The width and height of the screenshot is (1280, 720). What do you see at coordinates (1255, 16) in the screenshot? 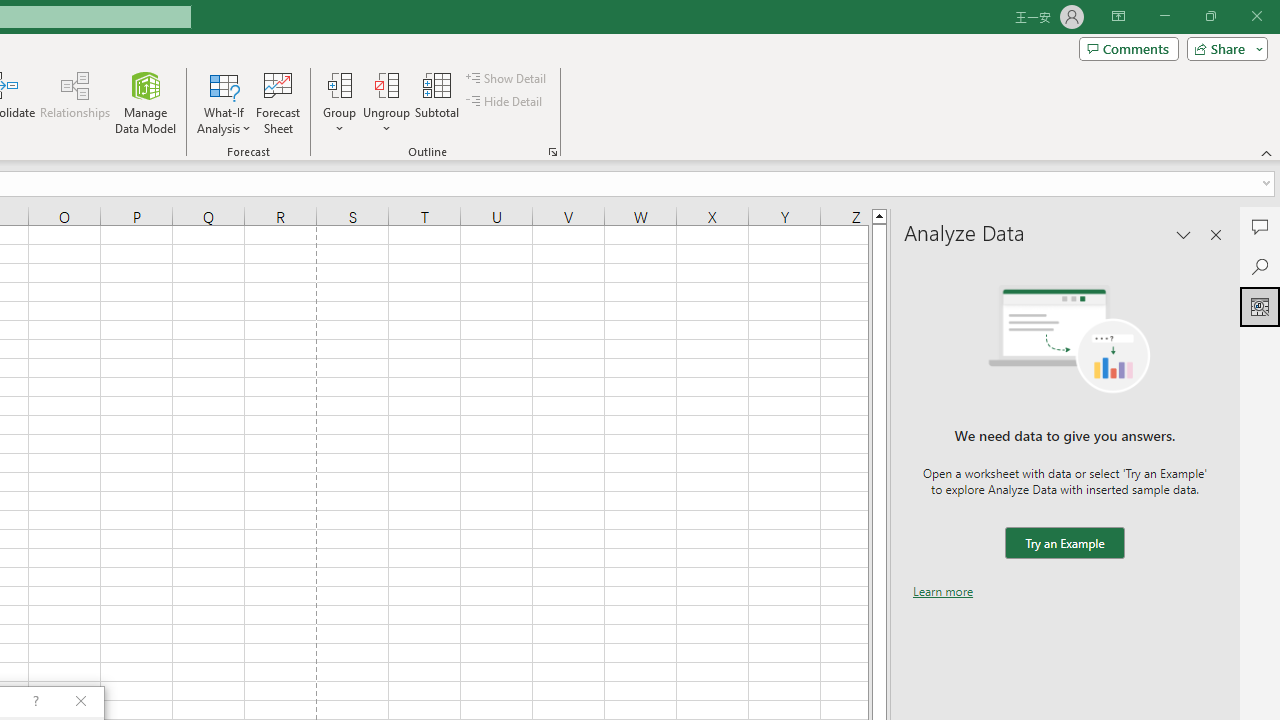
I see `'Close'` at bounding box center [1255, 16].